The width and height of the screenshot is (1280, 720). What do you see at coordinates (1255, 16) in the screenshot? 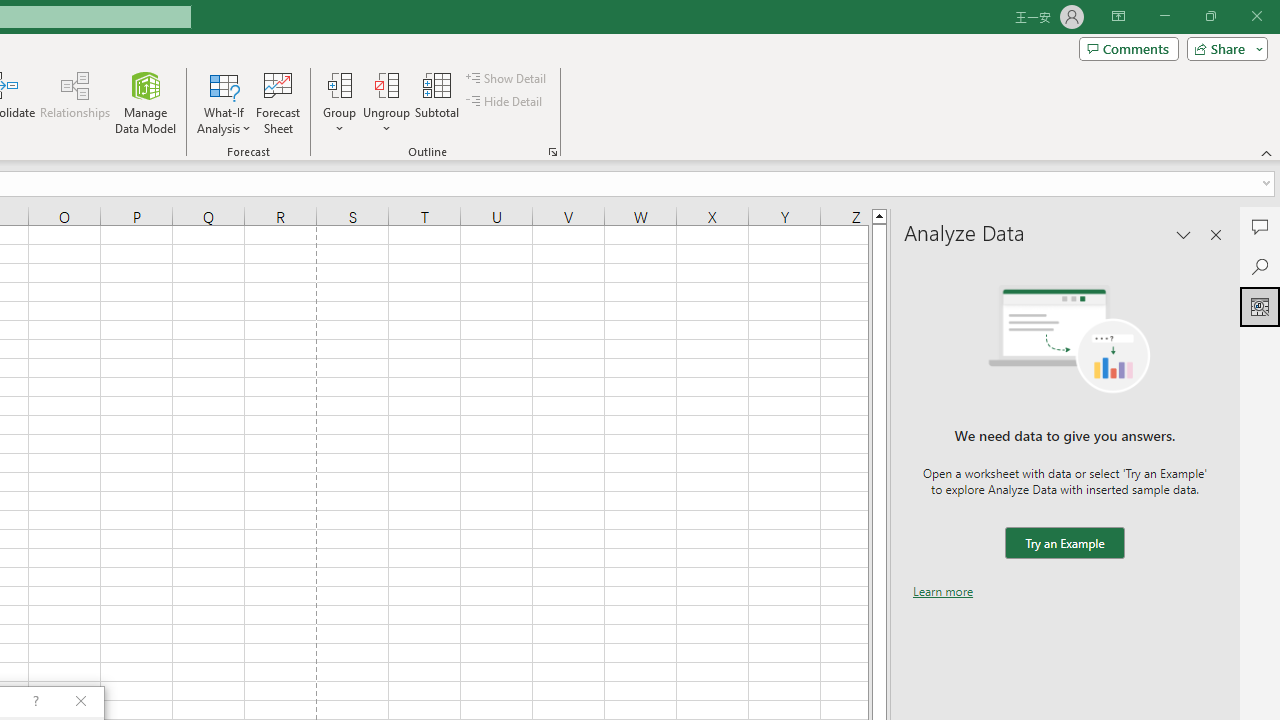
I see `'Close'` at bounding box center [1255, 16].